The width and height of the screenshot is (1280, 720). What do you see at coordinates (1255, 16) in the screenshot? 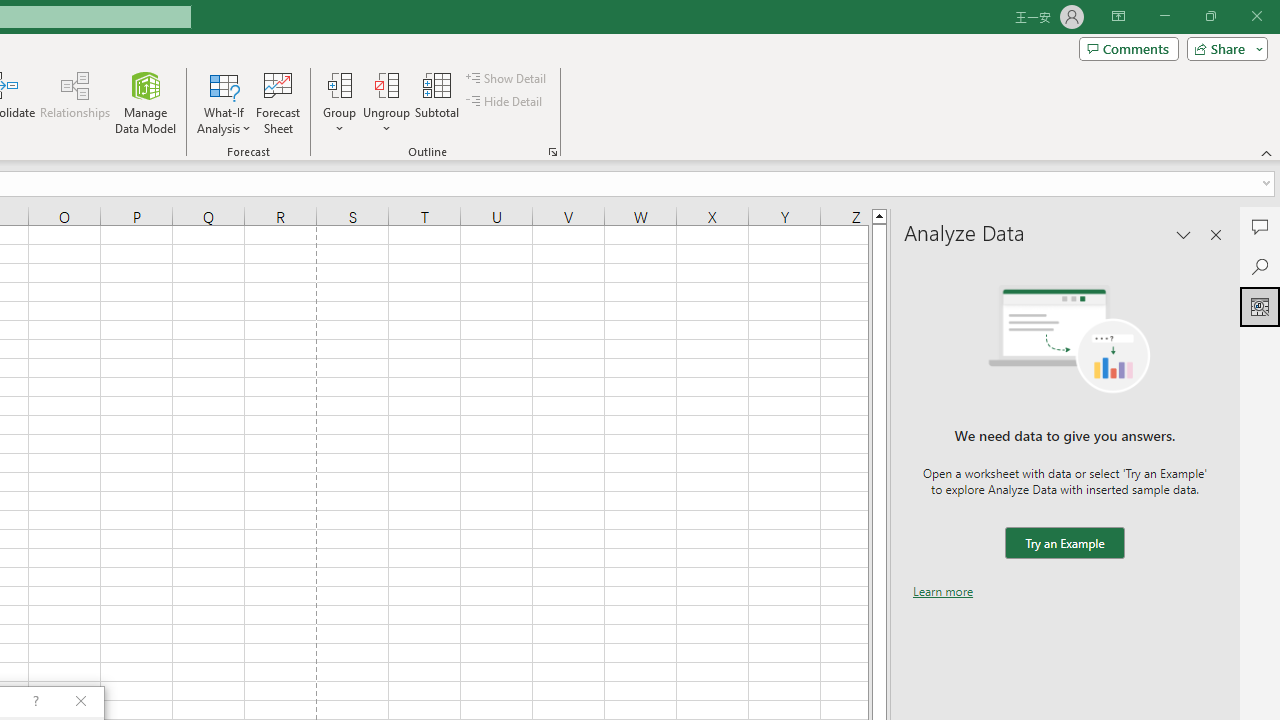
I see `'Close'` at bounding box center [1255, 16].